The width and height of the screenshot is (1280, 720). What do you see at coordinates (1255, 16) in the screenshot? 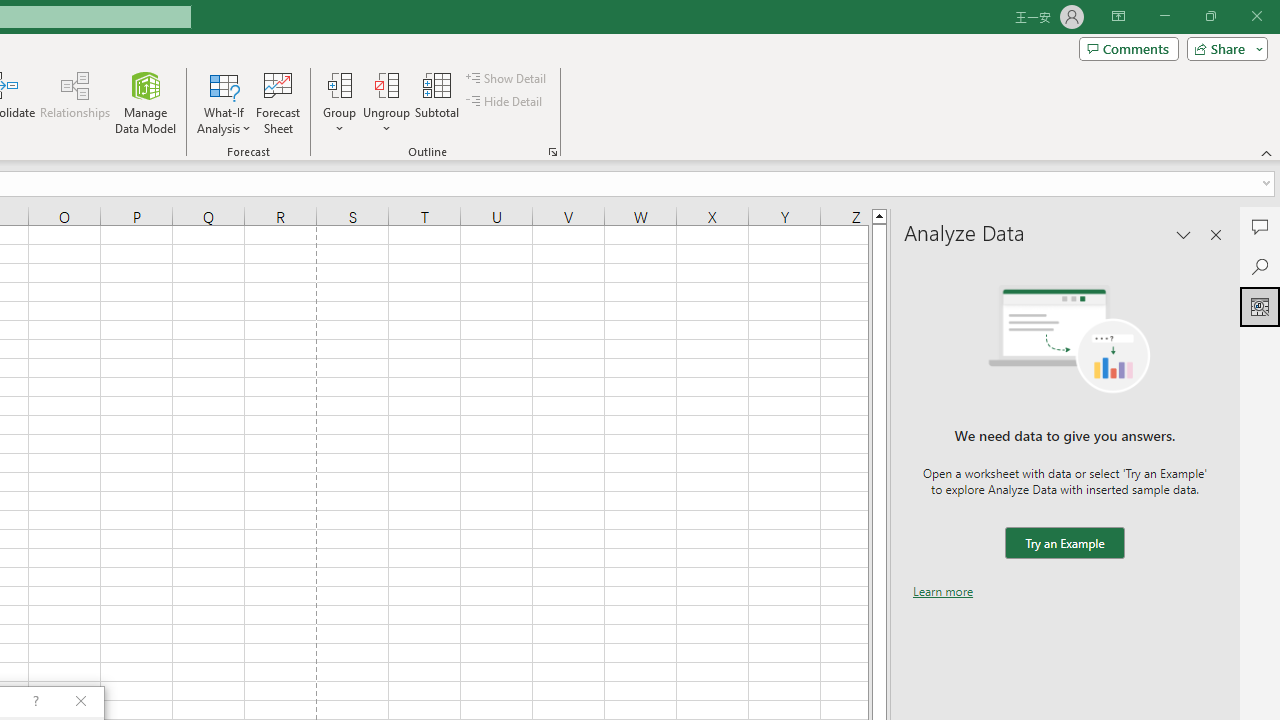
I see `'Close'` at bounding box center [1255, 16].